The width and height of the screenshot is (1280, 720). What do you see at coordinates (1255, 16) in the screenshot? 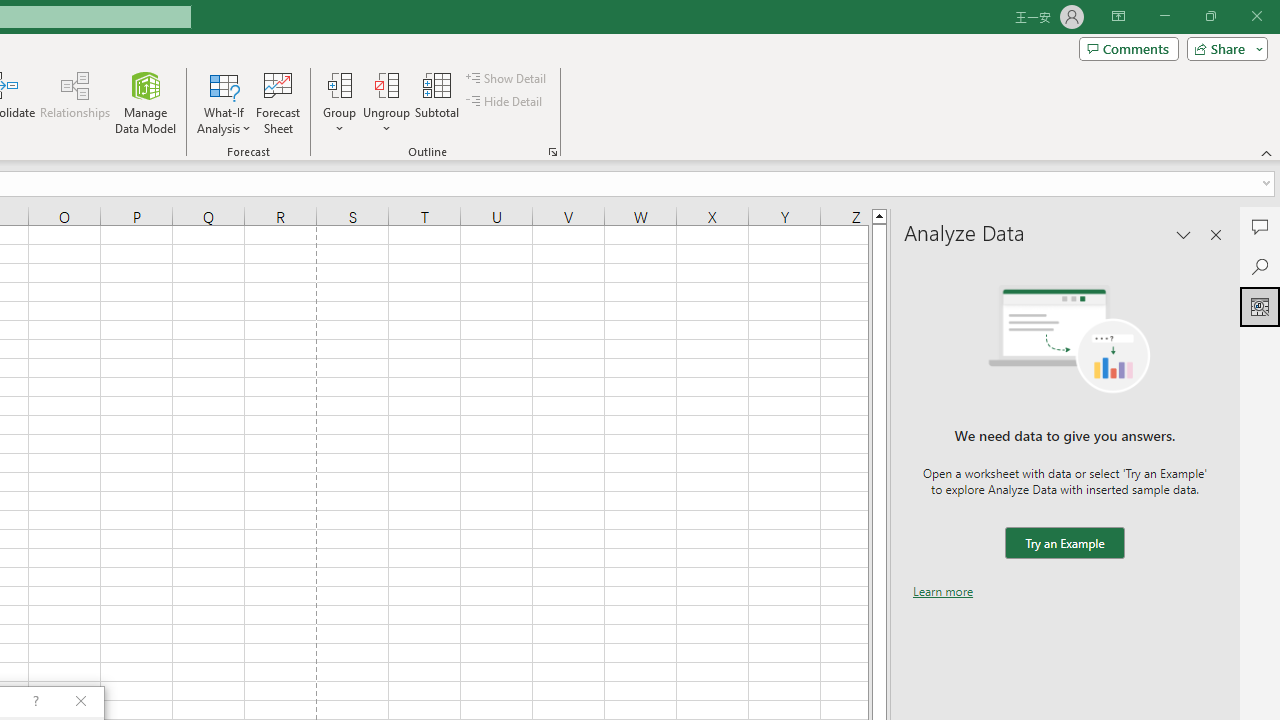
I see `'Close'` at bounding box center [1255, 16].